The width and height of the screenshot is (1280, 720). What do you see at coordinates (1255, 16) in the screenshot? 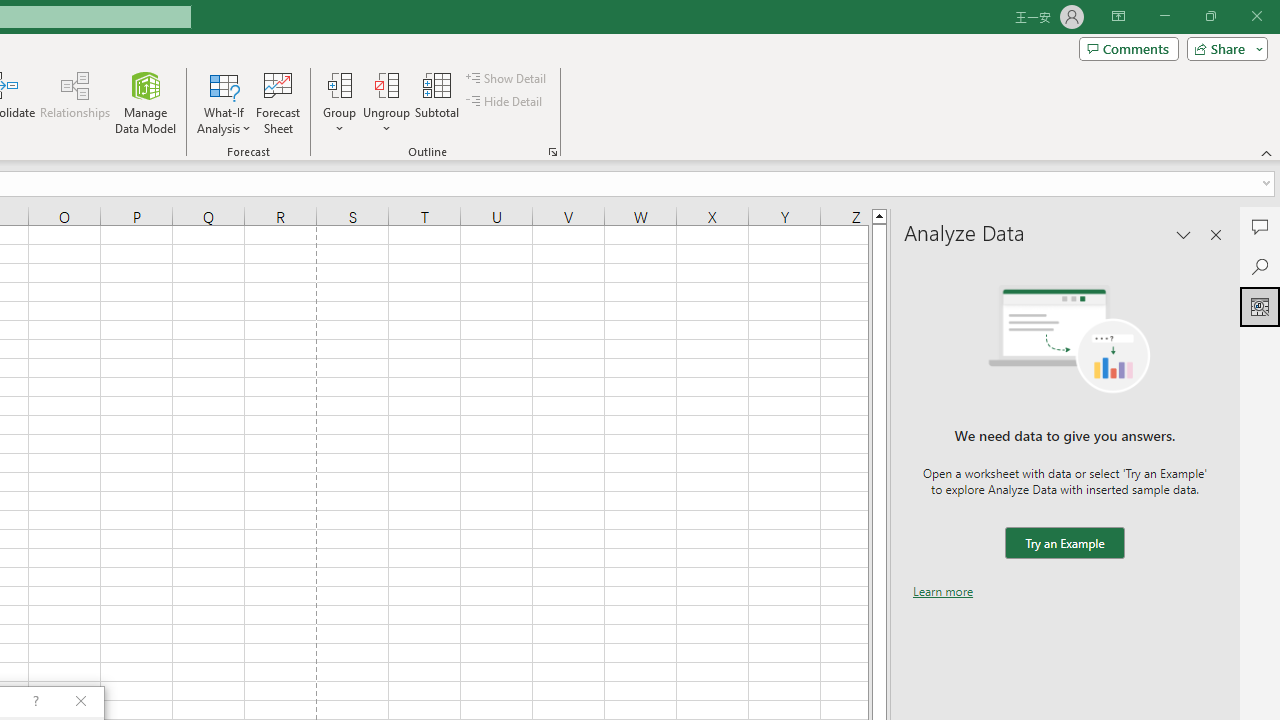
I see `'Close'` at bounding box center [1255, 16].